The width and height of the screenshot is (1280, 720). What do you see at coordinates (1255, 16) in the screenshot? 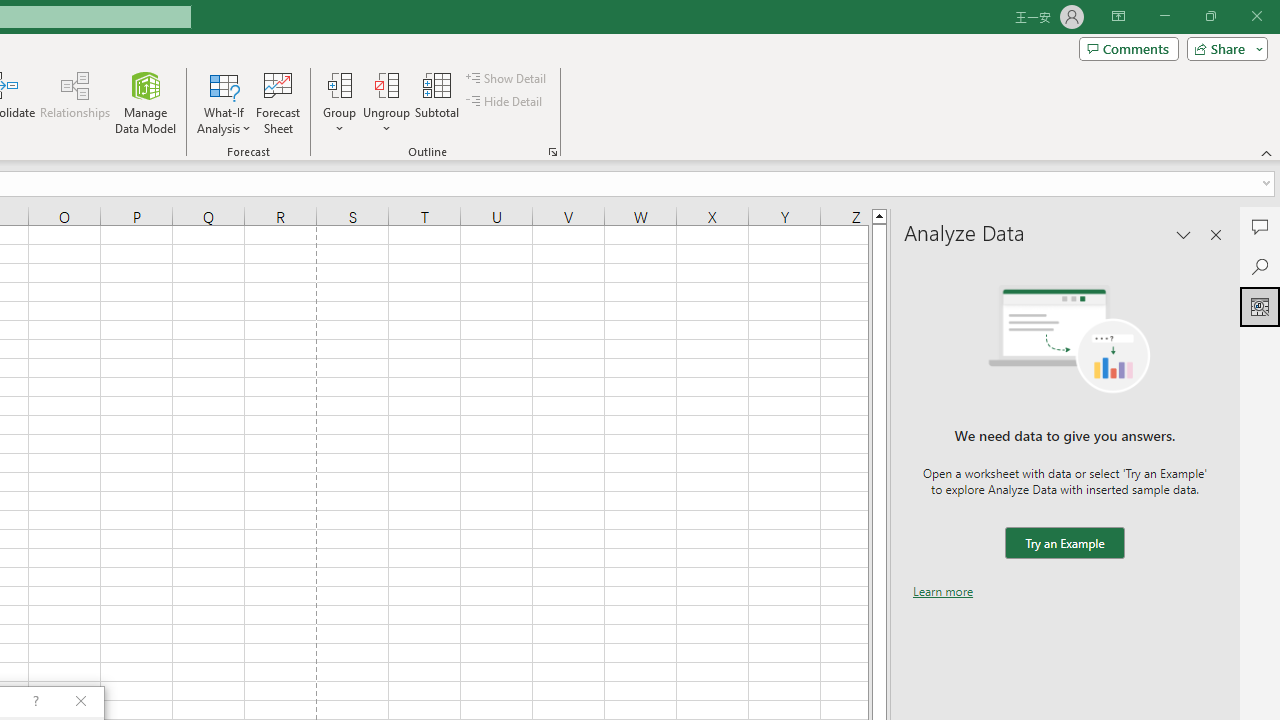
I see `'Close'` at bounding box center [1255, 16].